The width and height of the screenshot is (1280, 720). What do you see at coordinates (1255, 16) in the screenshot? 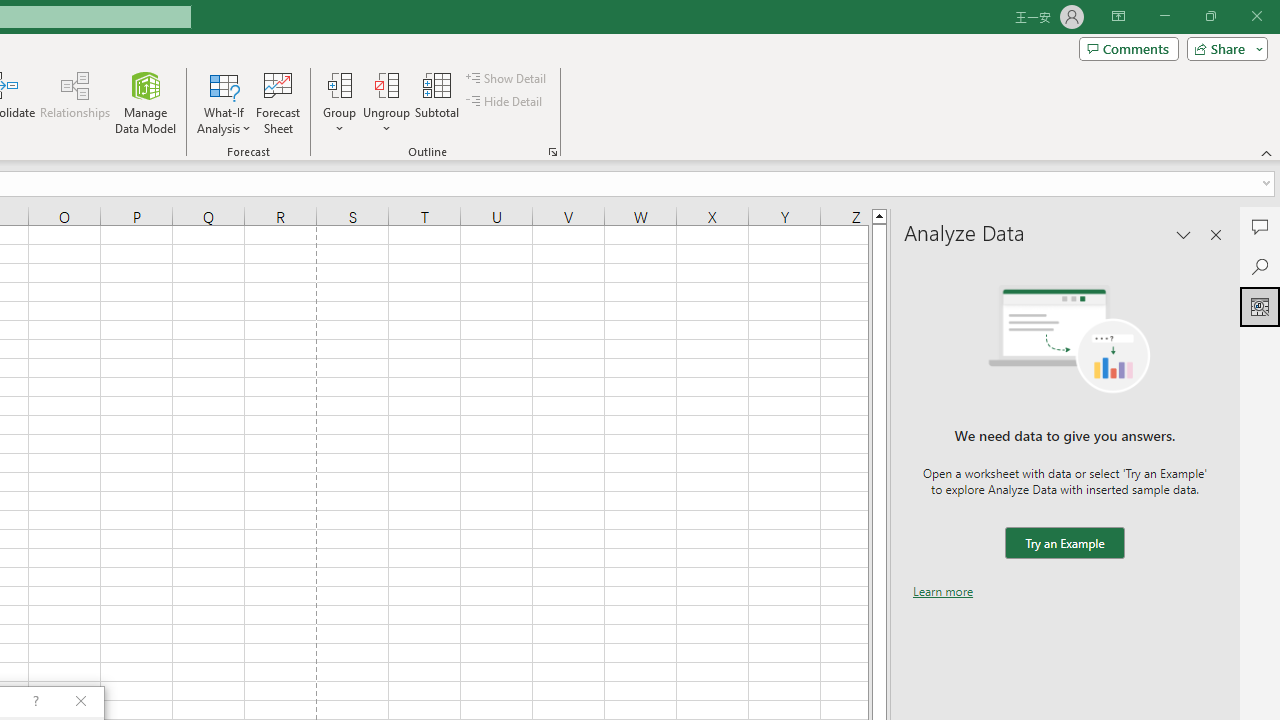
I see `'Close'` at bounding box center [1255, 16].